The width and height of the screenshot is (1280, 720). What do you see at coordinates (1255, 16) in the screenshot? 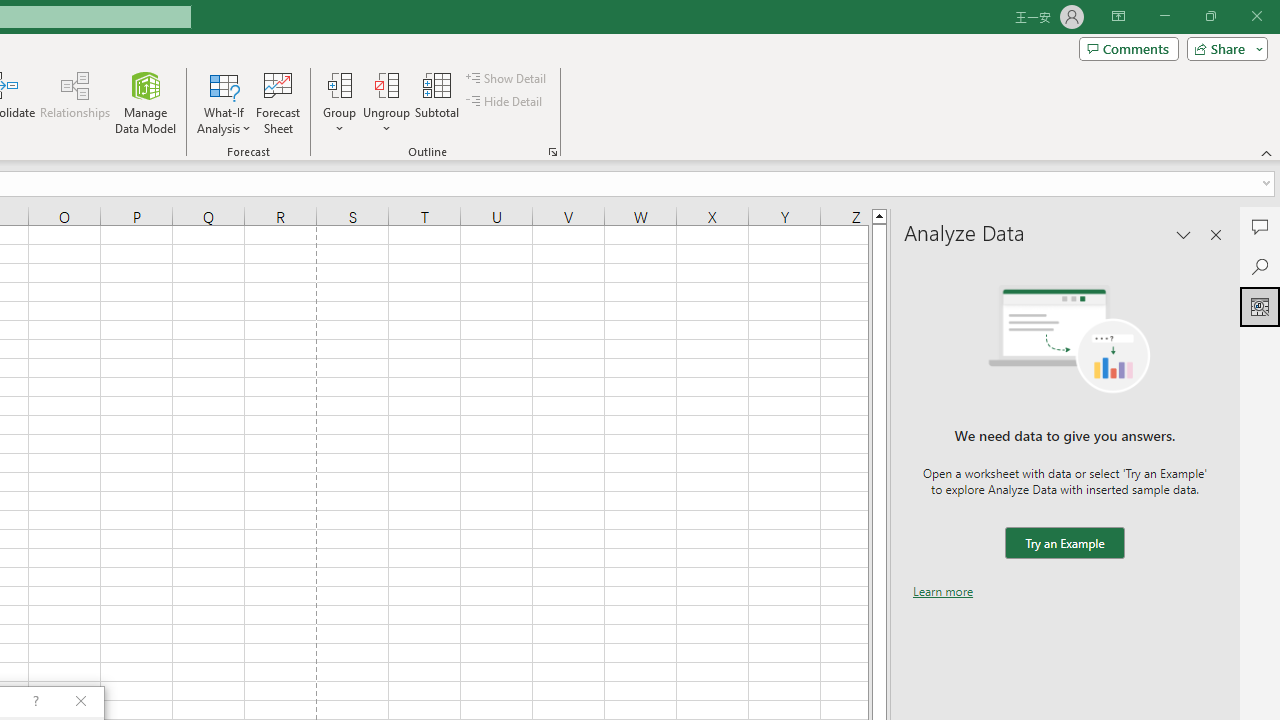
I see `'Close'` at bounding box center [1255, 16].